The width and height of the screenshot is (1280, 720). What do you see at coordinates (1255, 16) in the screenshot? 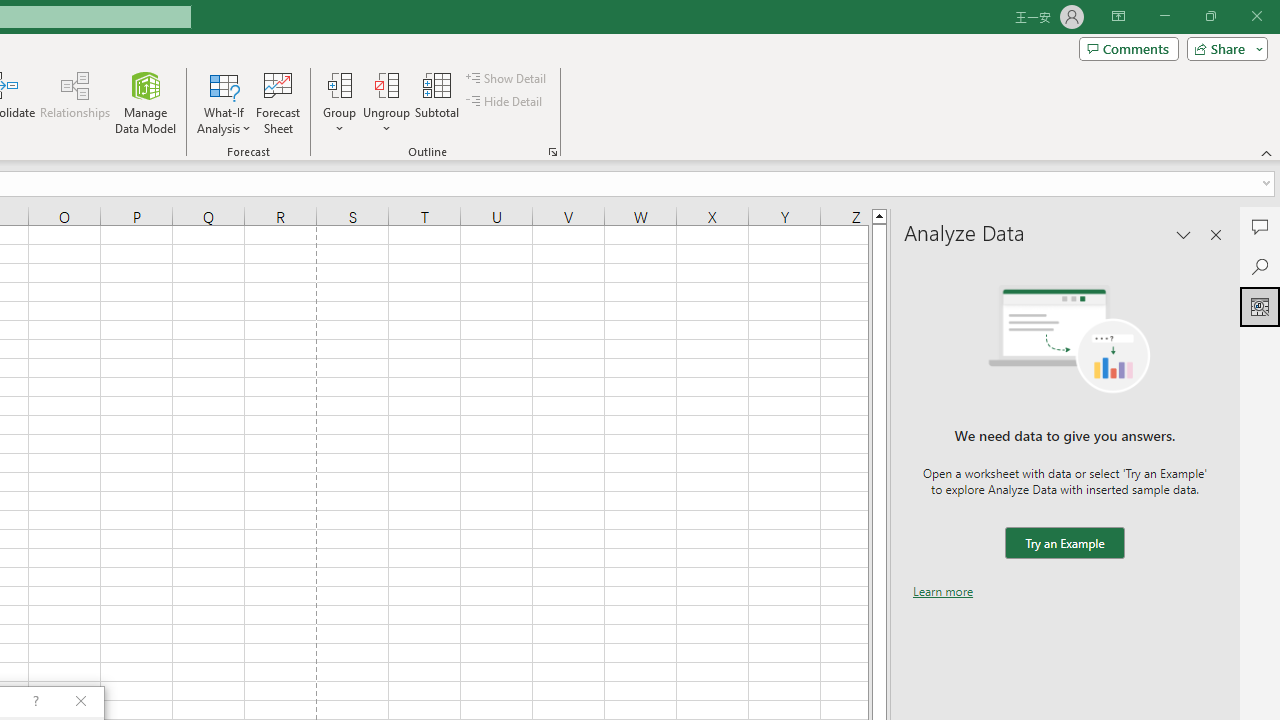
I see `'Close'` at bounding box center [1255, 16].